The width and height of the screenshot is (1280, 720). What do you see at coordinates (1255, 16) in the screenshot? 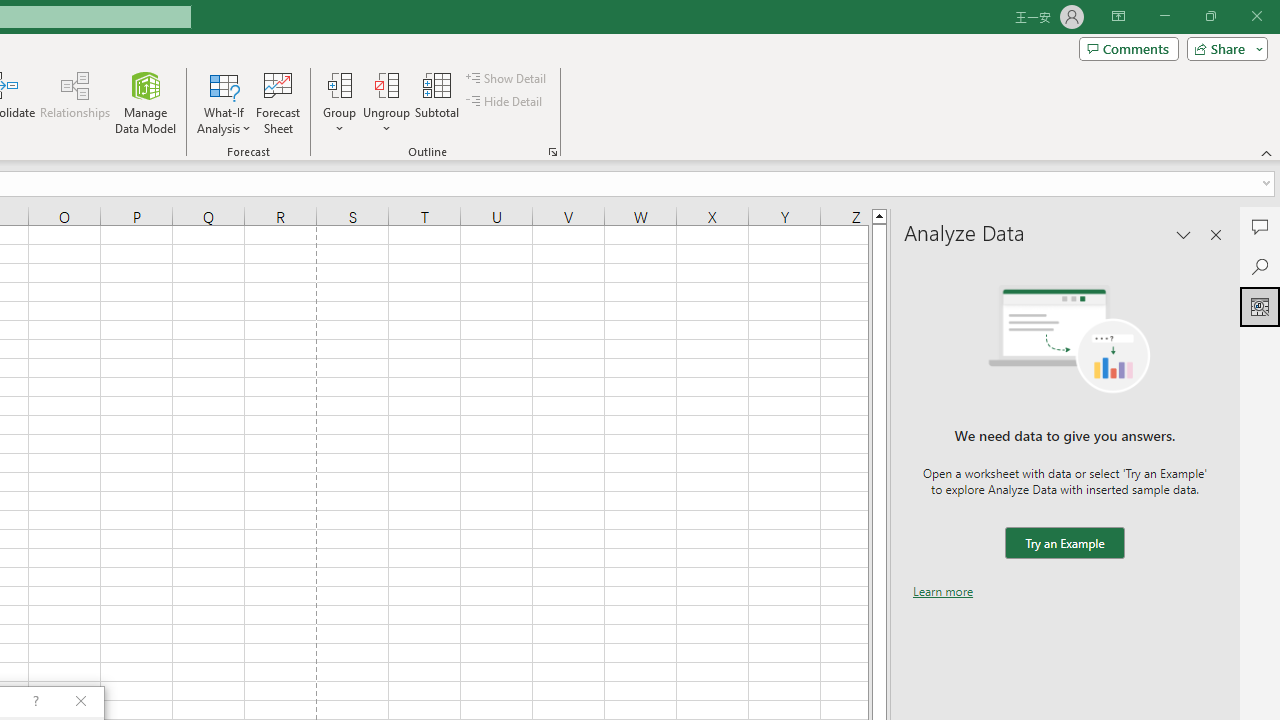
I see `'Close'` at bounding box center [1255, 16].